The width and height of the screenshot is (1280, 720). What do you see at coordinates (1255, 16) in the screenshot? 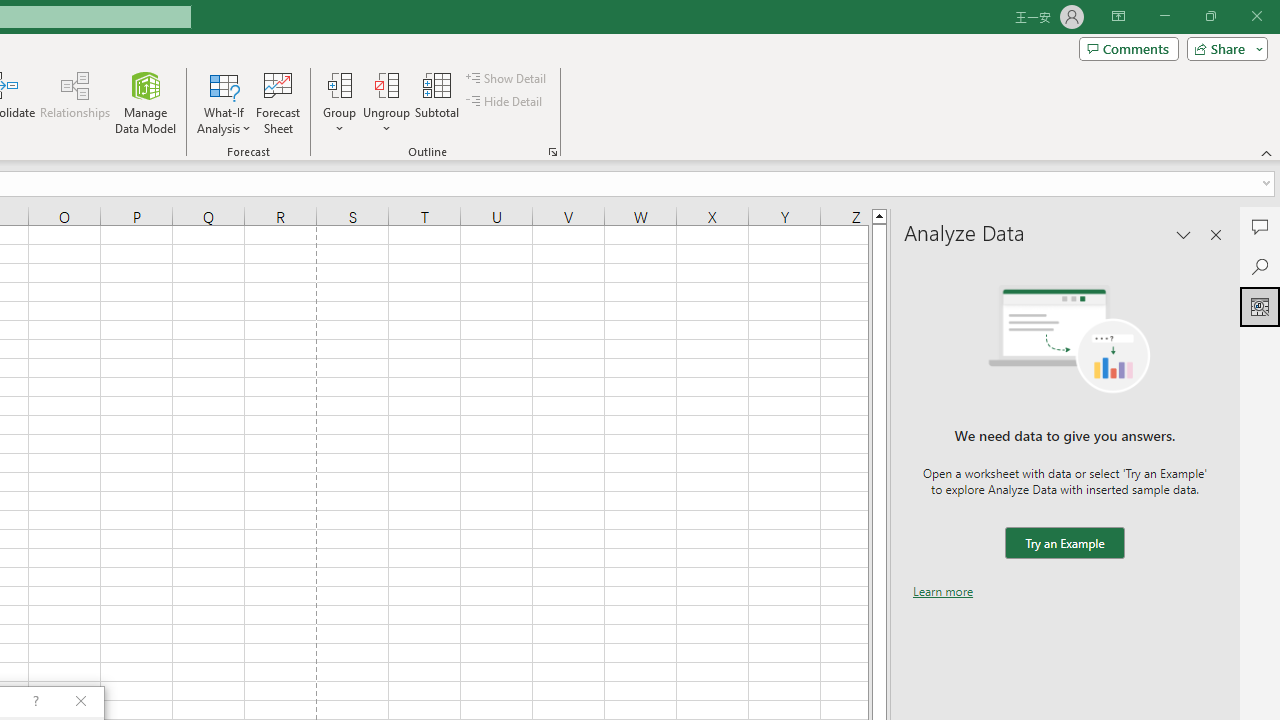
I see `'Close'` at bounding box center [1255, 16].